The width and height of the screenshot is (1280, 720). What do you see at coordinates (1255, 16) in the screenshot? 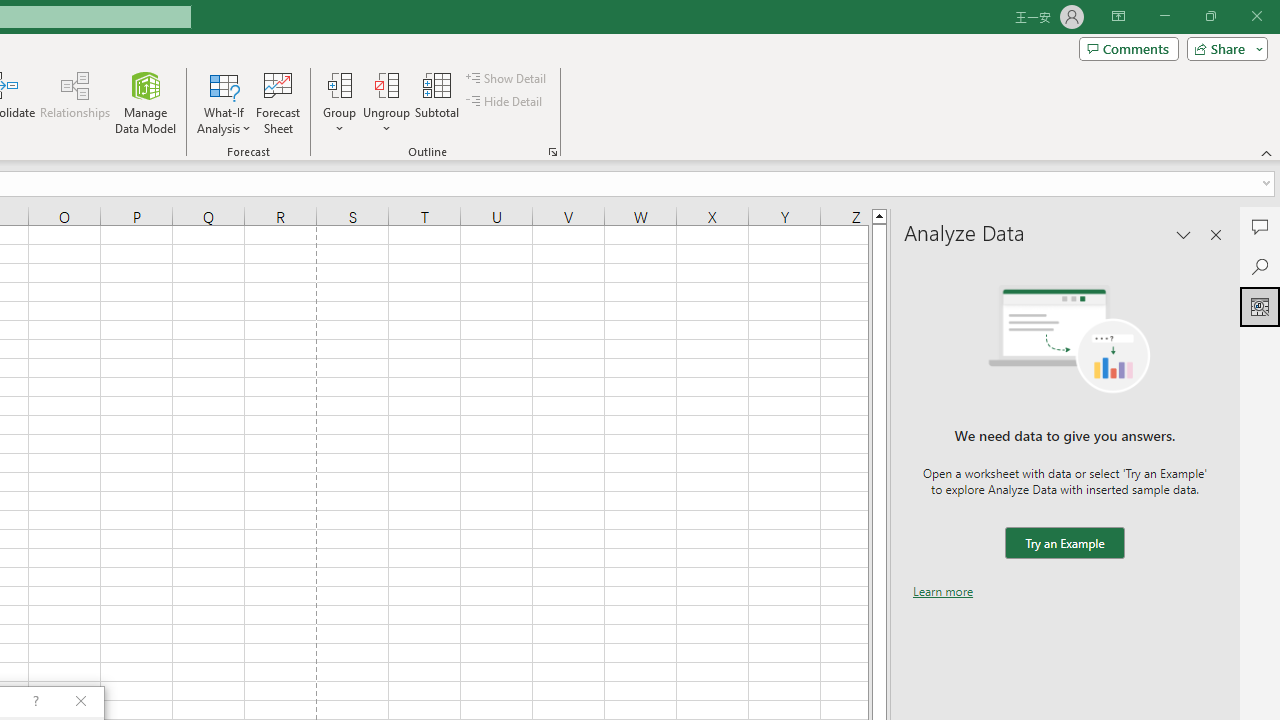
I see `'Close'` at bounding box center [1255, 16].